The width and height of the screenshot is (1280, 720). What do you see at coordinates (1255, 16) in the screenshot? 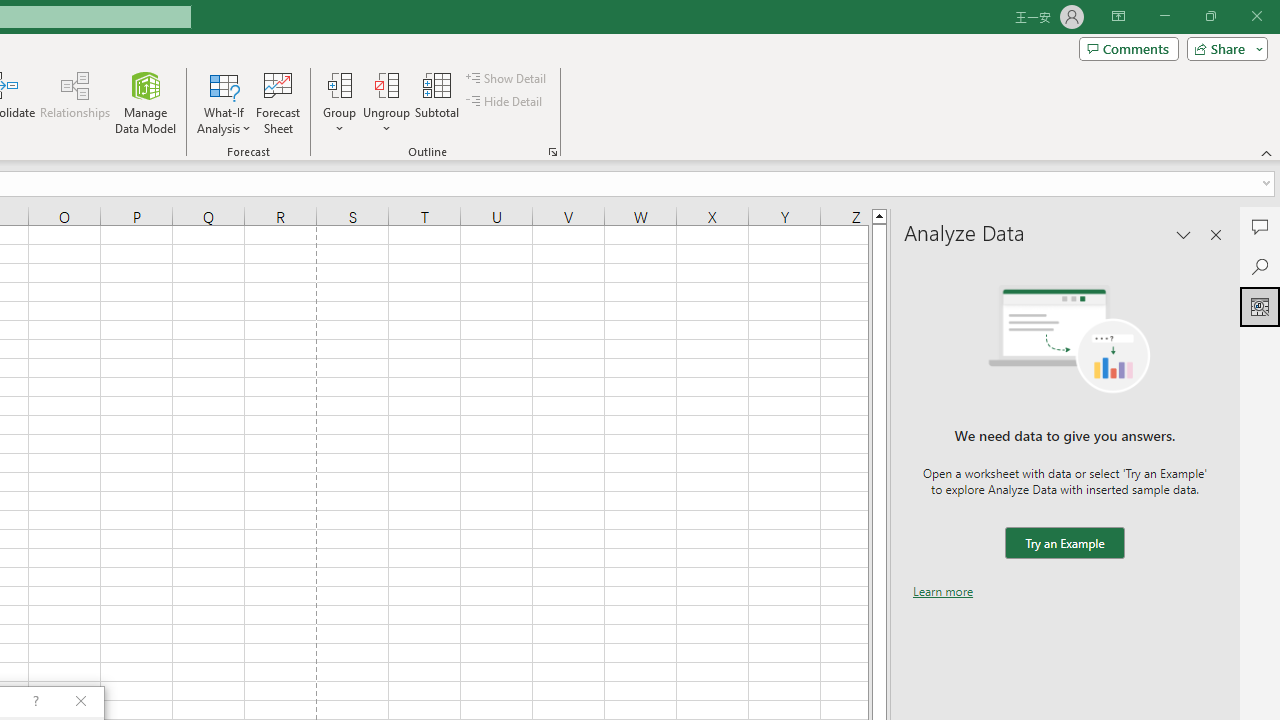
I see `'Close'` at bounding box center [1255, 16].